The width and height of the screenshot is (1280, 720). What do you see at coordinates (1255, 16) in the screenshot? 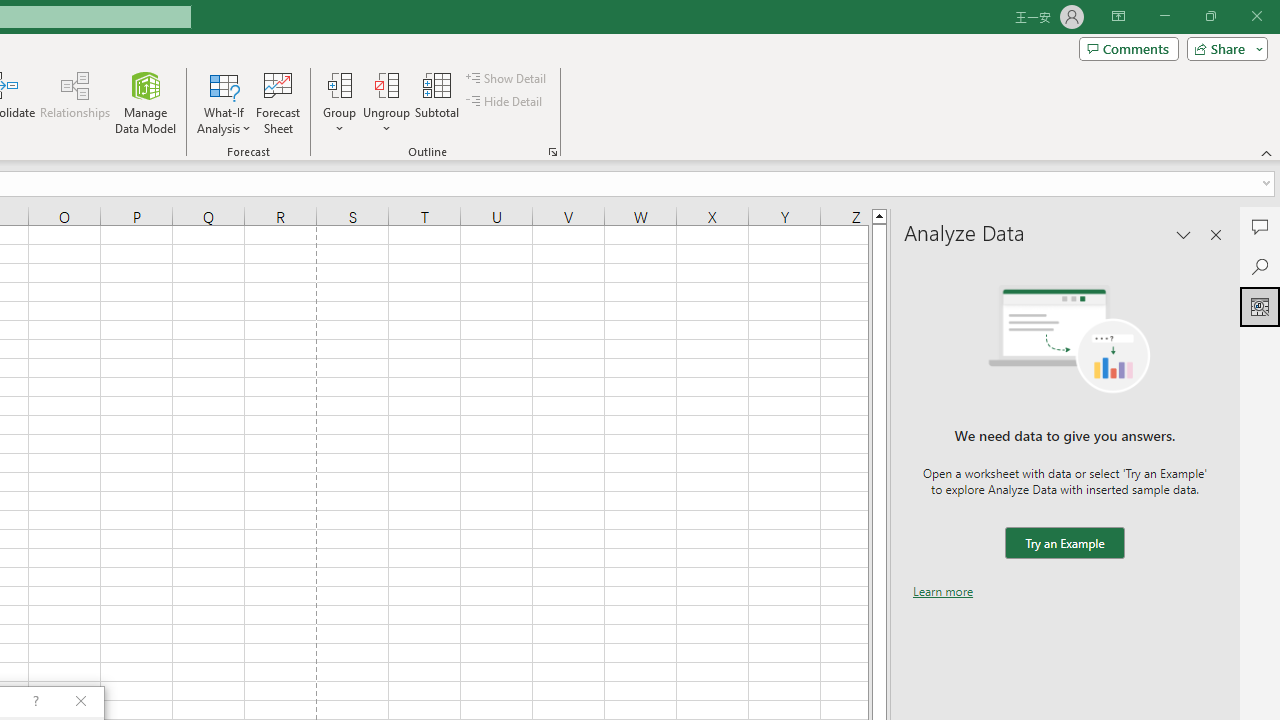
I see `'Close'` at bounding box center [1255, 16].